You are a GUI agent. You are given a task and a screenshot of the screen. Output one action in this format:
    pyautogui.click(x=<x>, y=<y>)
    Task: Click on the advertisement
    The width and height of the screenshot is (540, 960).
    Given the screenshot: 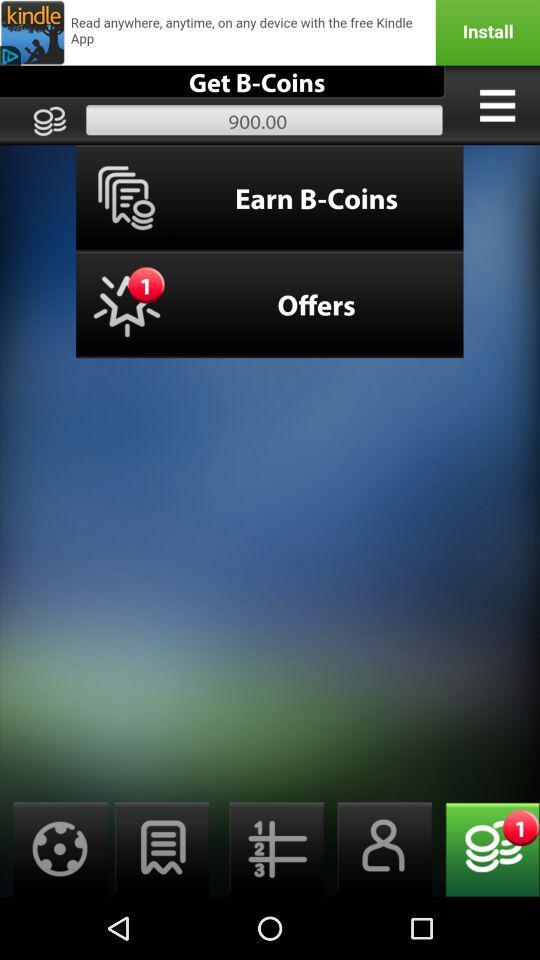 What is the action you would take?
    pyautogui.click(x=270, y=31)
    